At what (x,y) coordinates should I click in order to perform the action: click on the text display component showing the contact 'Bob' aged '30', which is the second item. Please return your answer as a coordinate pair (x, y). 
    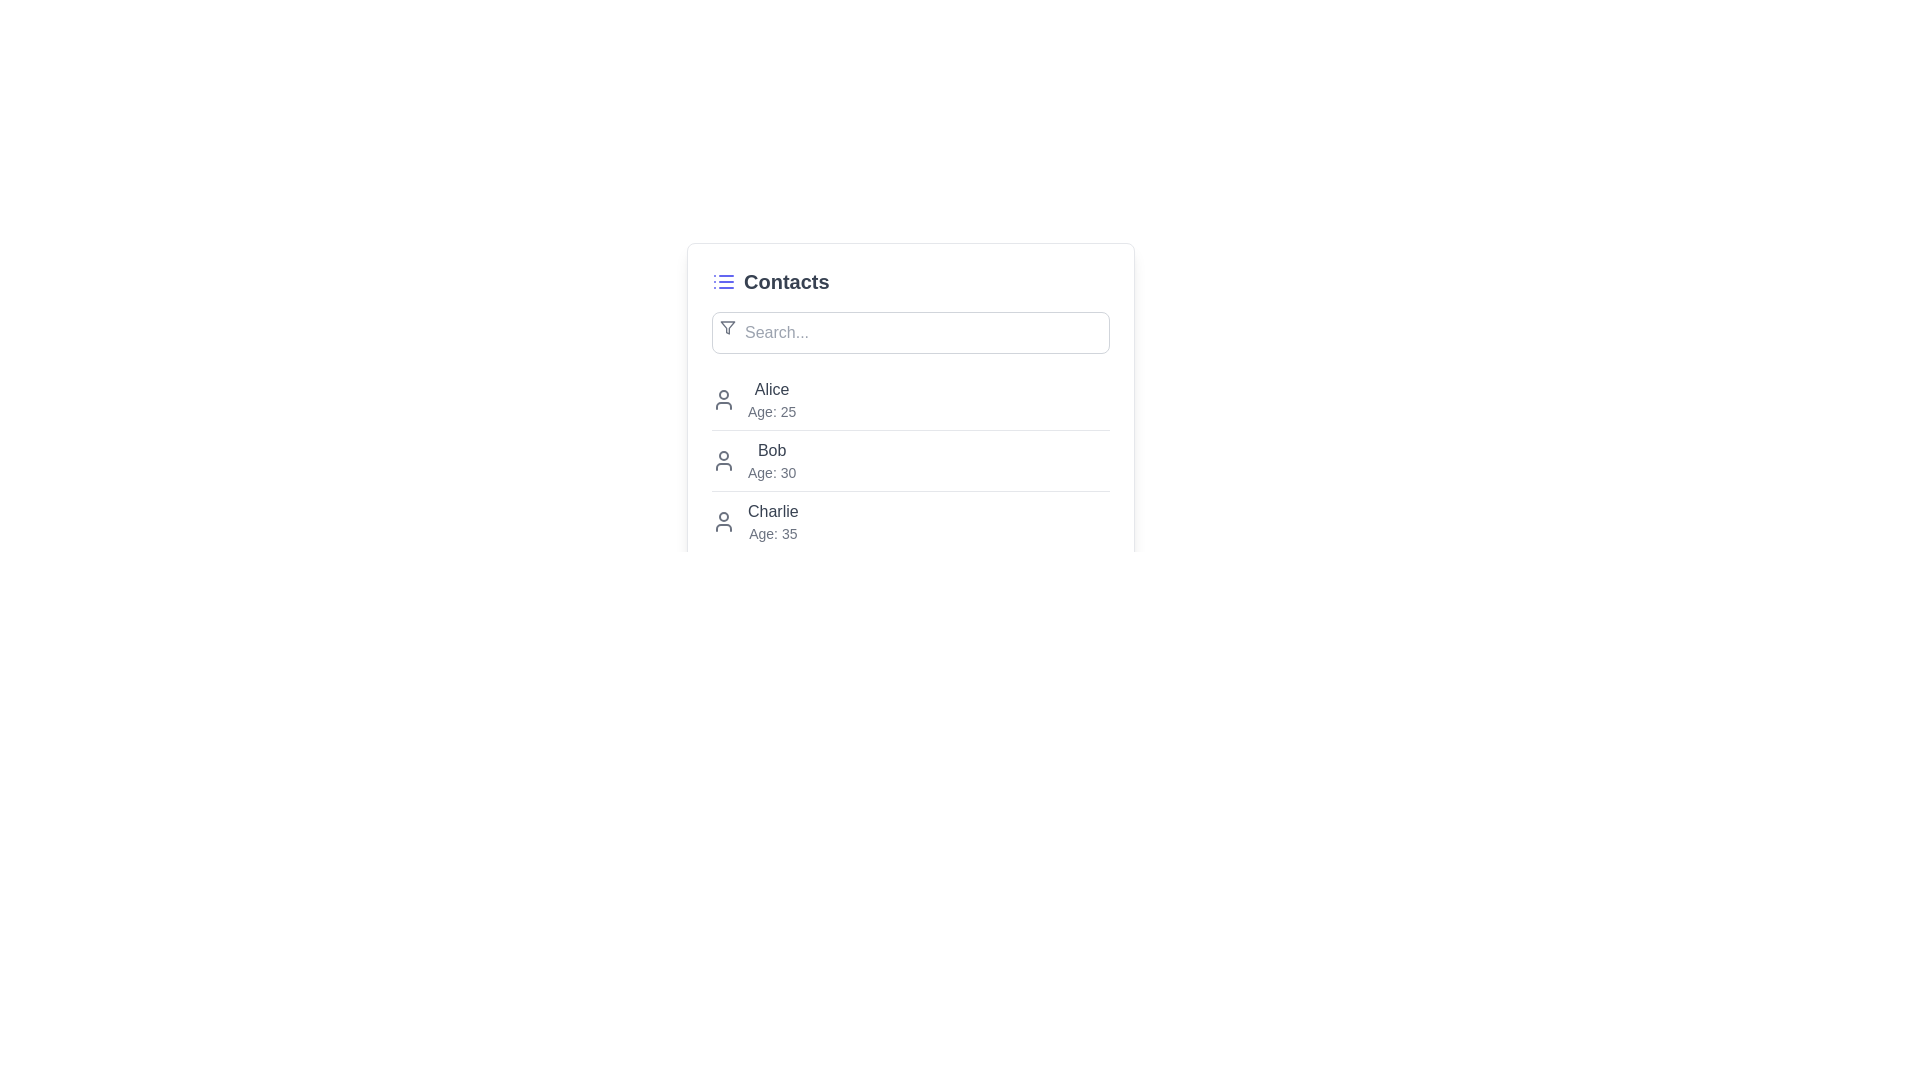
    Looking at the image, I should click on (771, 461).